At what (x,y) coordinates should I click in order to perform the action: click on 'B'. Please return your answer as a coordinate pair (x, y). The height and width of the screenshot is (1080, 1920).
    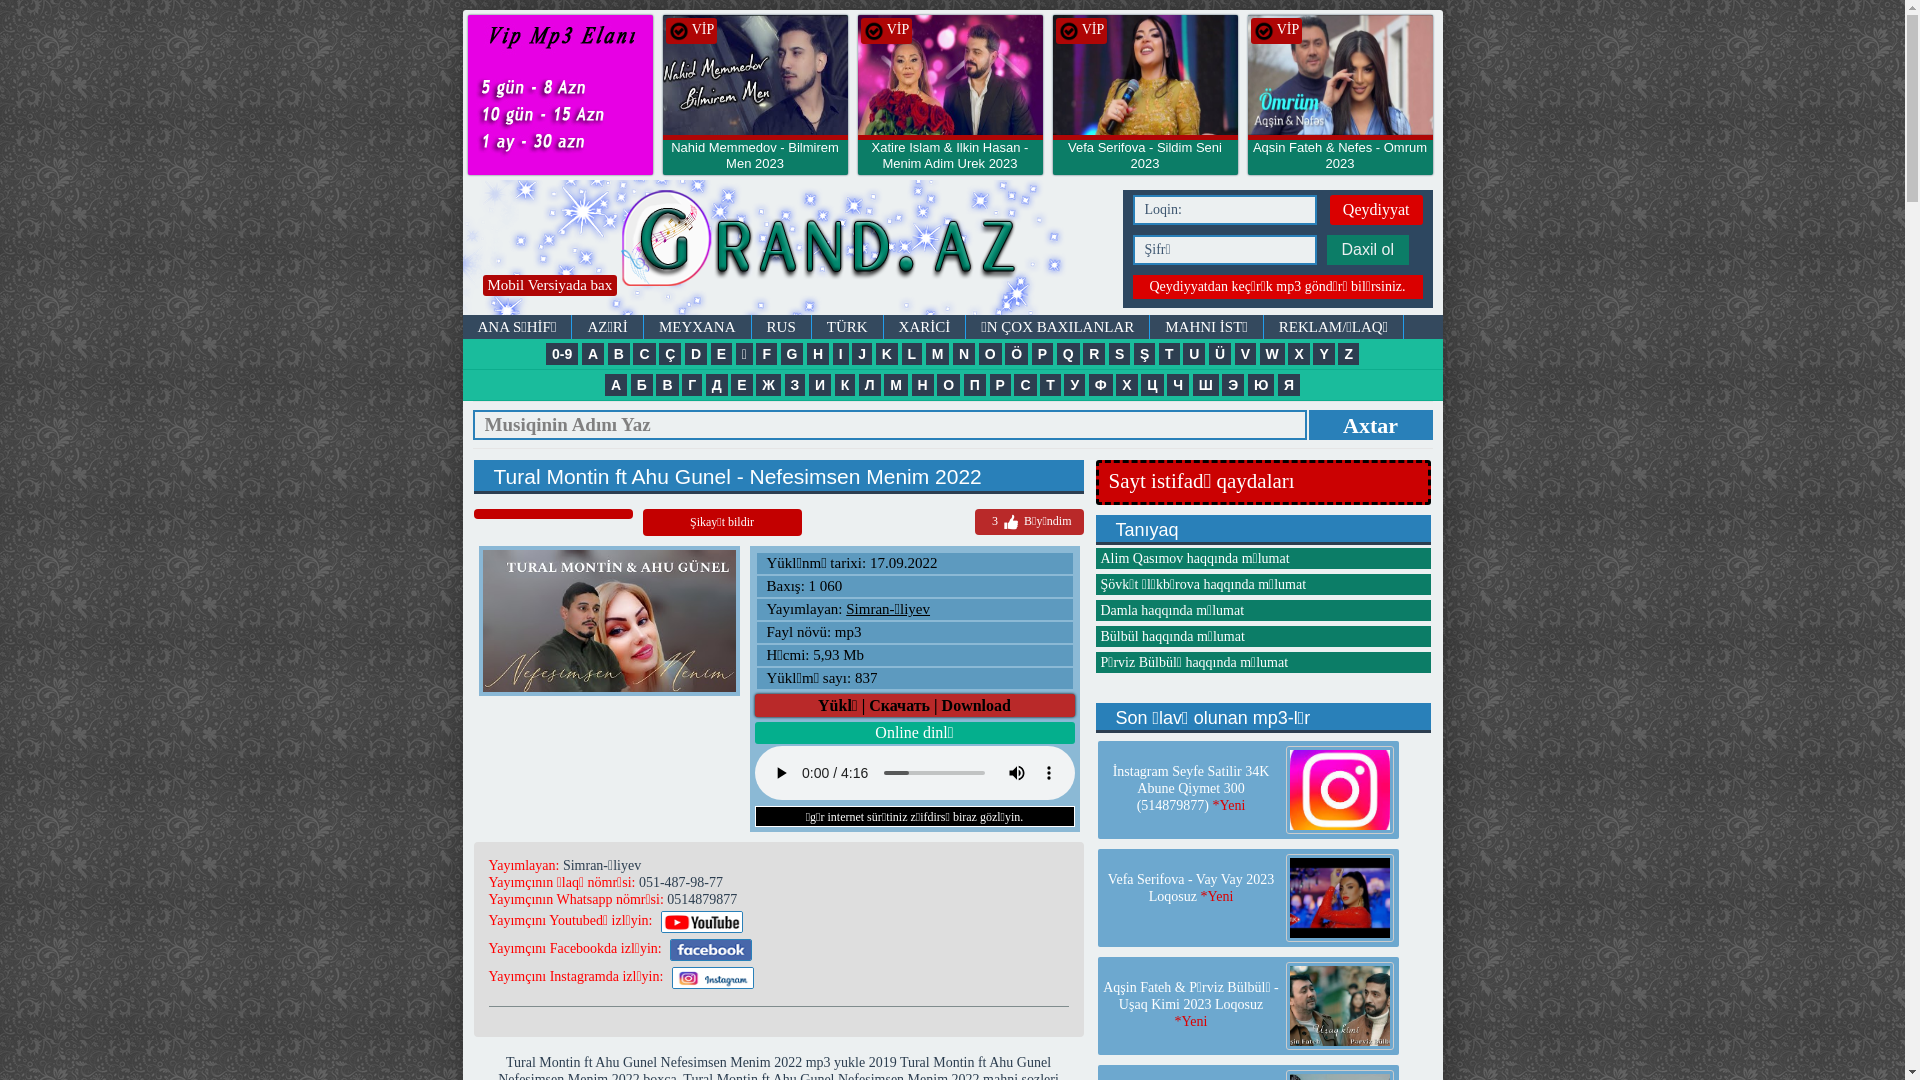
    Looking at the image, I should click on (618, 353).